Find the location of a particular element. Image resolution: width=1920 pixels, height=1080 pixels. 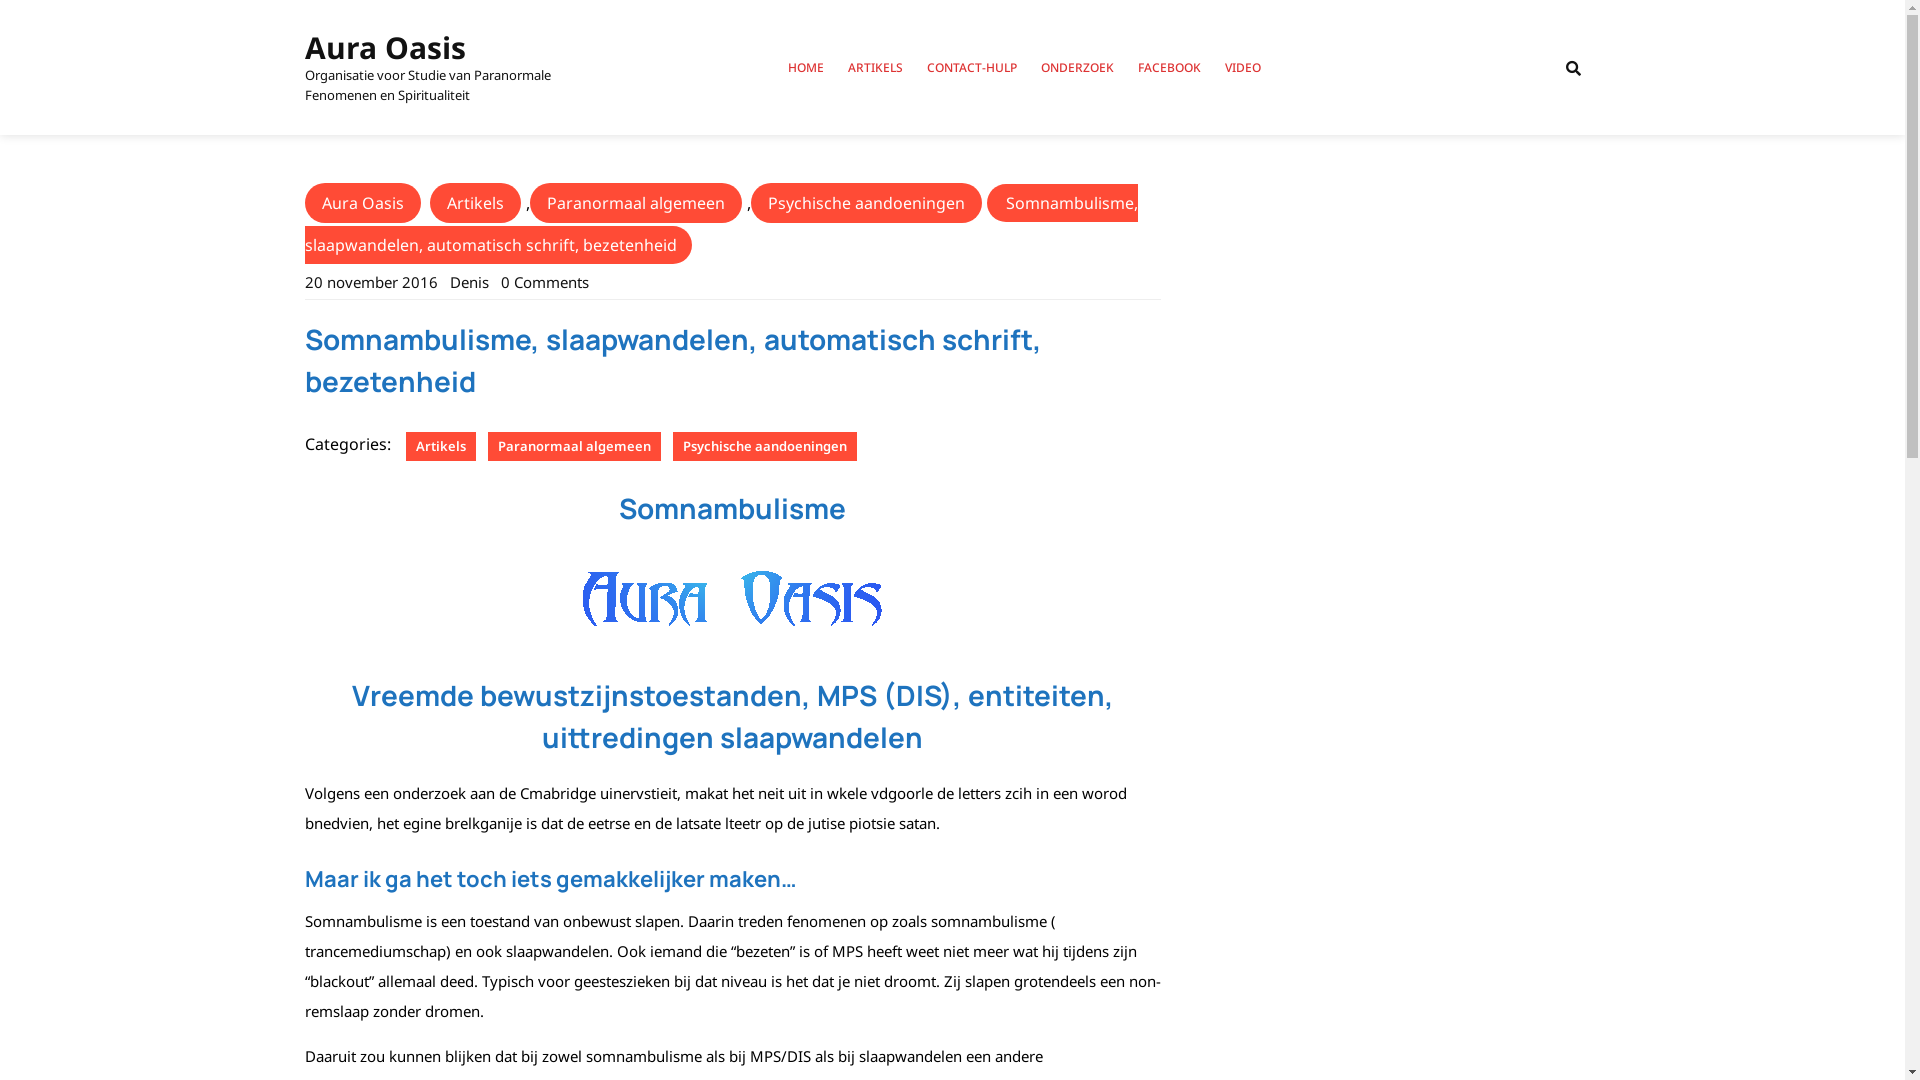

'CONTACT-HULP' is located at coordinates (970, 67).